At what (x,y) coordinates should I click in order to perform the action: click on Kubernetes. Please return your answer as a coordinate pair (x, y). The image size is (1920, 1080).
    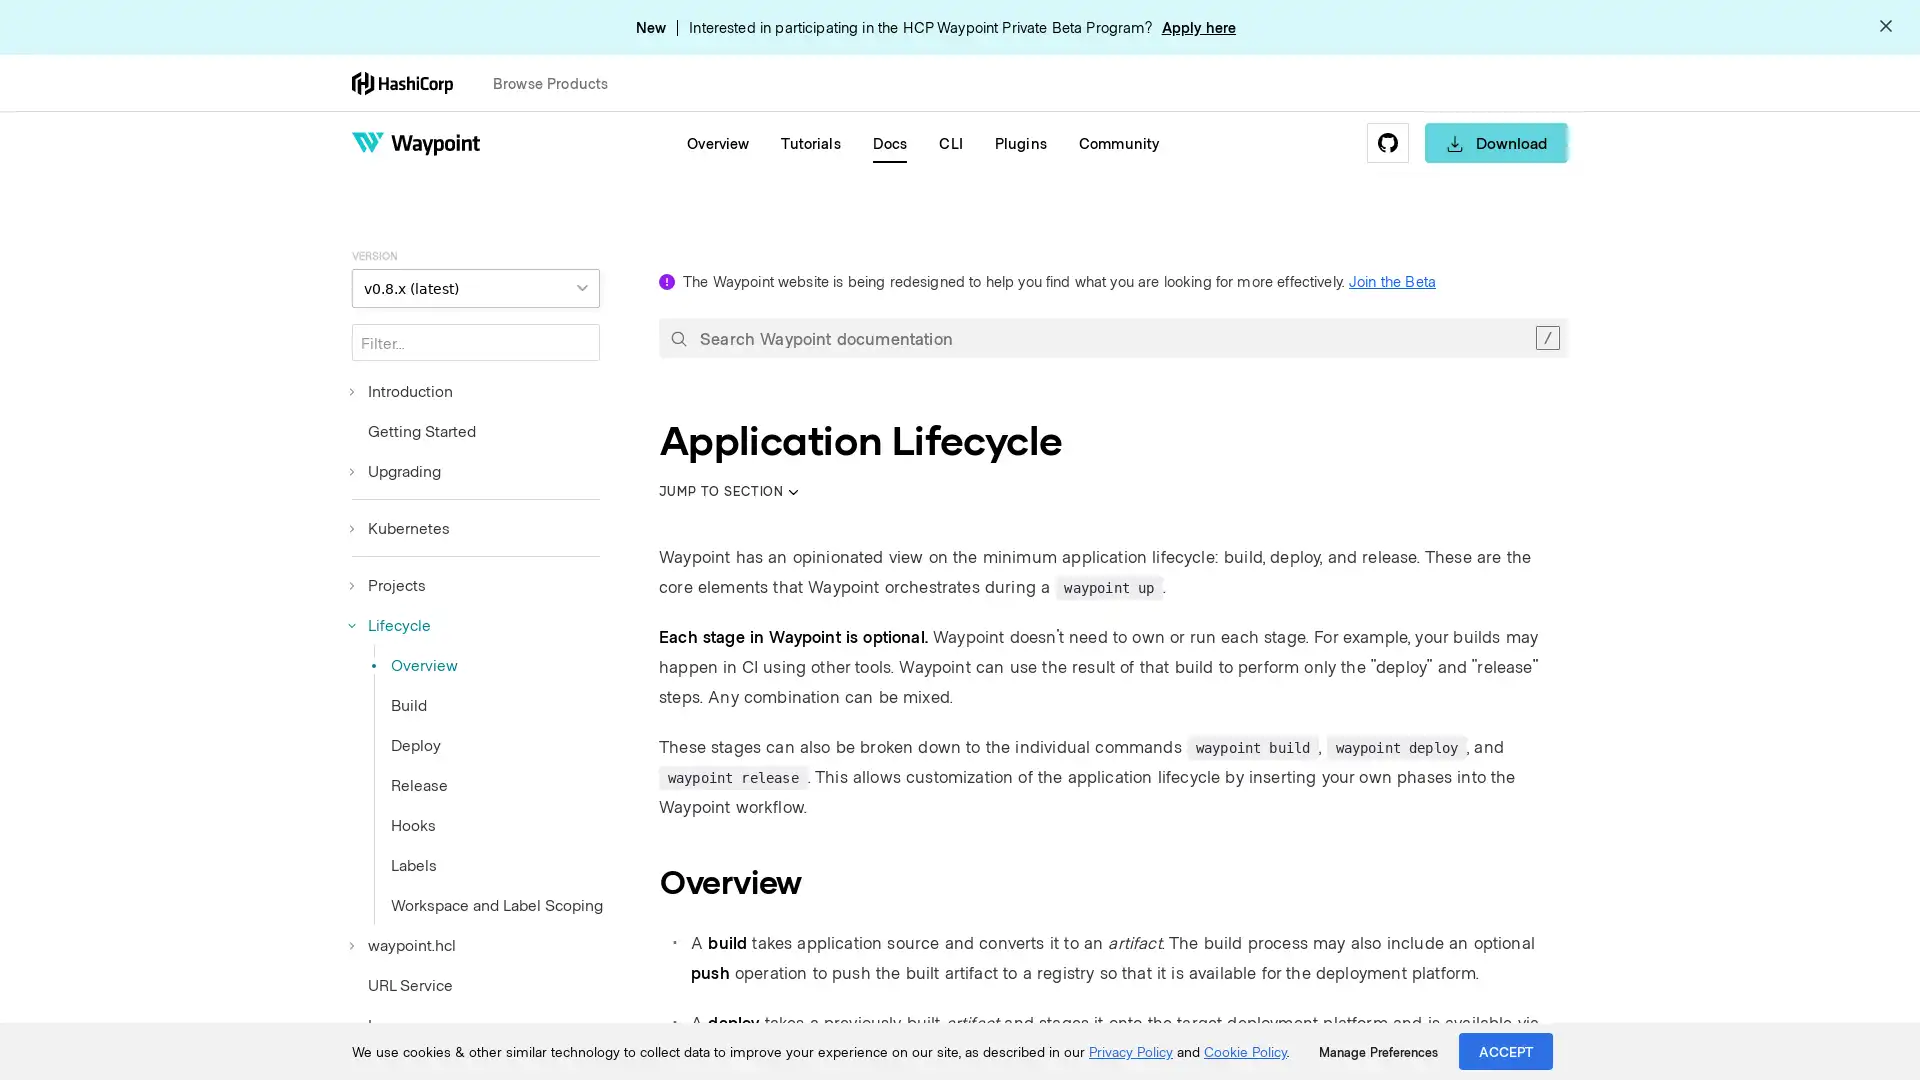
    Looking at the image, I should click on (400, 527).